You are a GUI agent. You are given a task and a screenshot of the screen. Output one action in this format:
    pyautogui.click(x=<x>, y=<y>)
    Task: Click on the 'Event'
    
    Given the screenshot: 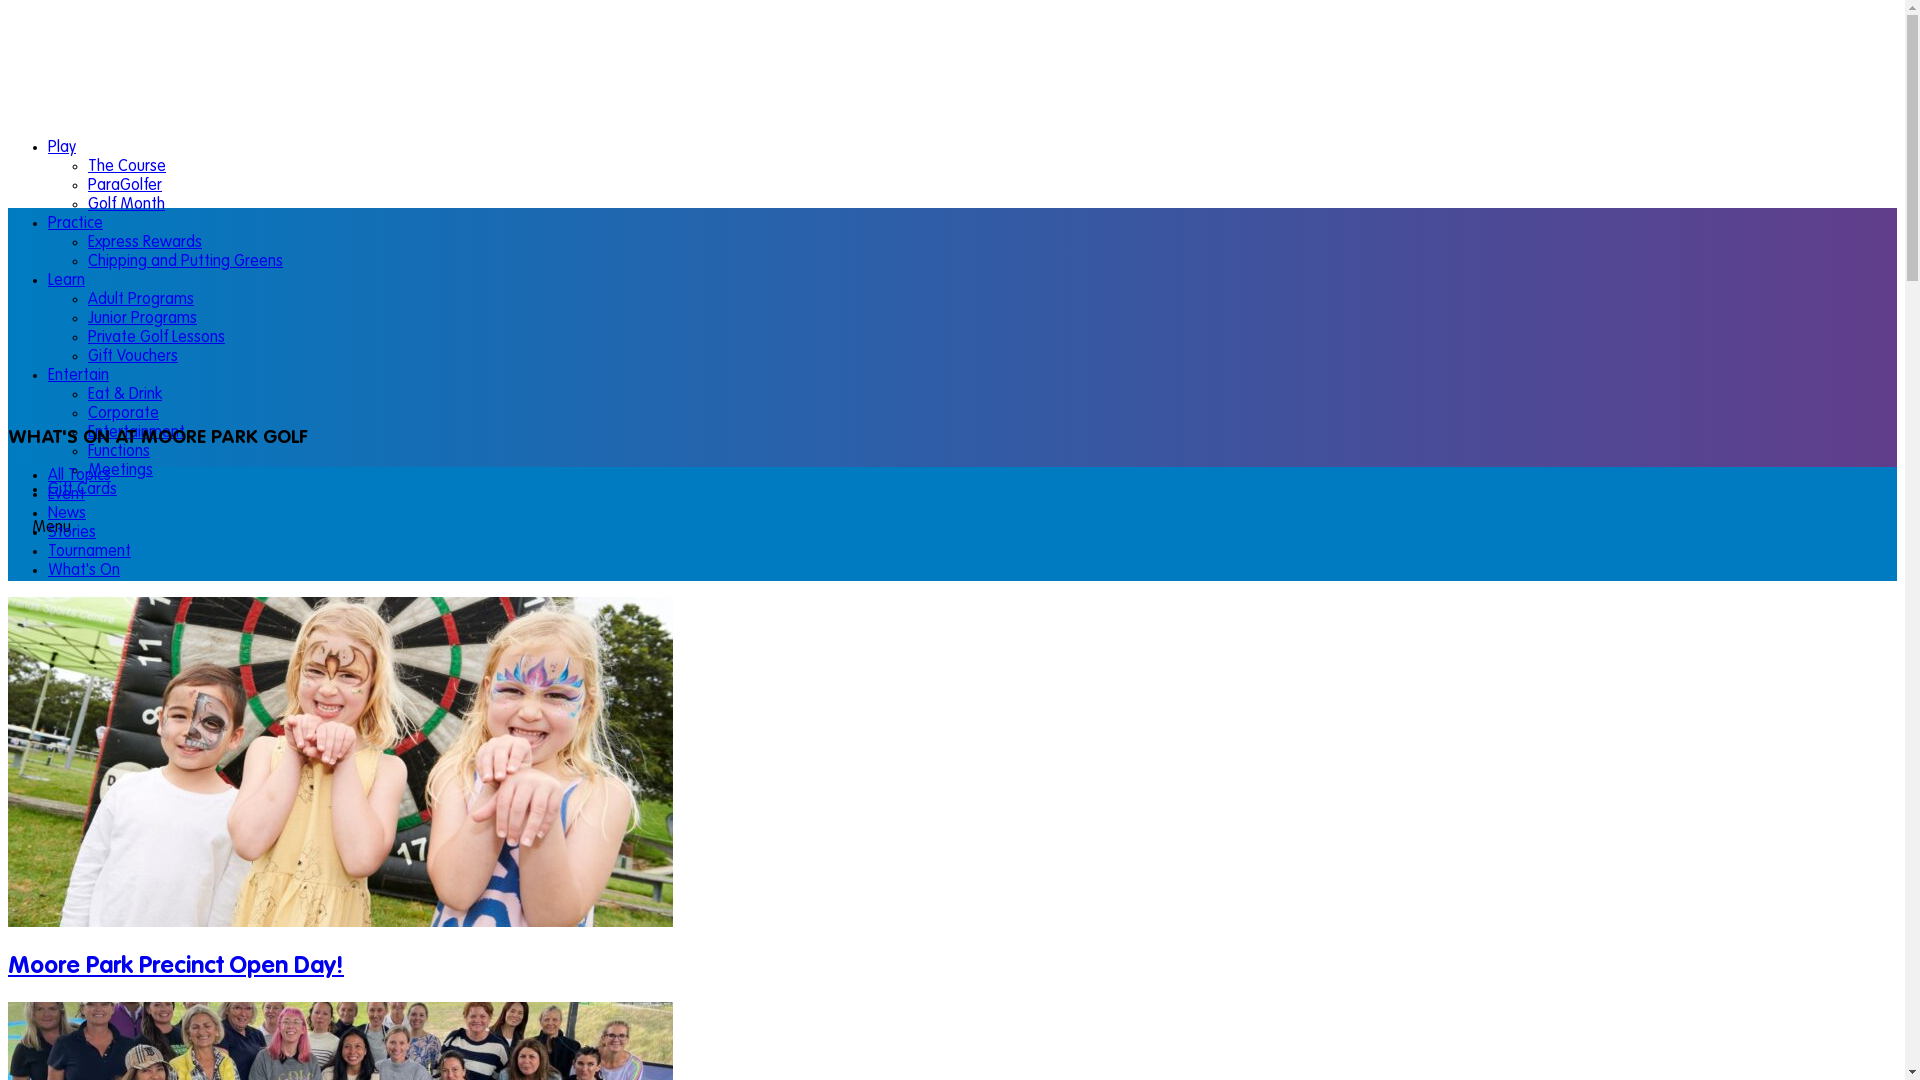 What is the action you would take?
    pyautogui.click(x=66, y=494)
    